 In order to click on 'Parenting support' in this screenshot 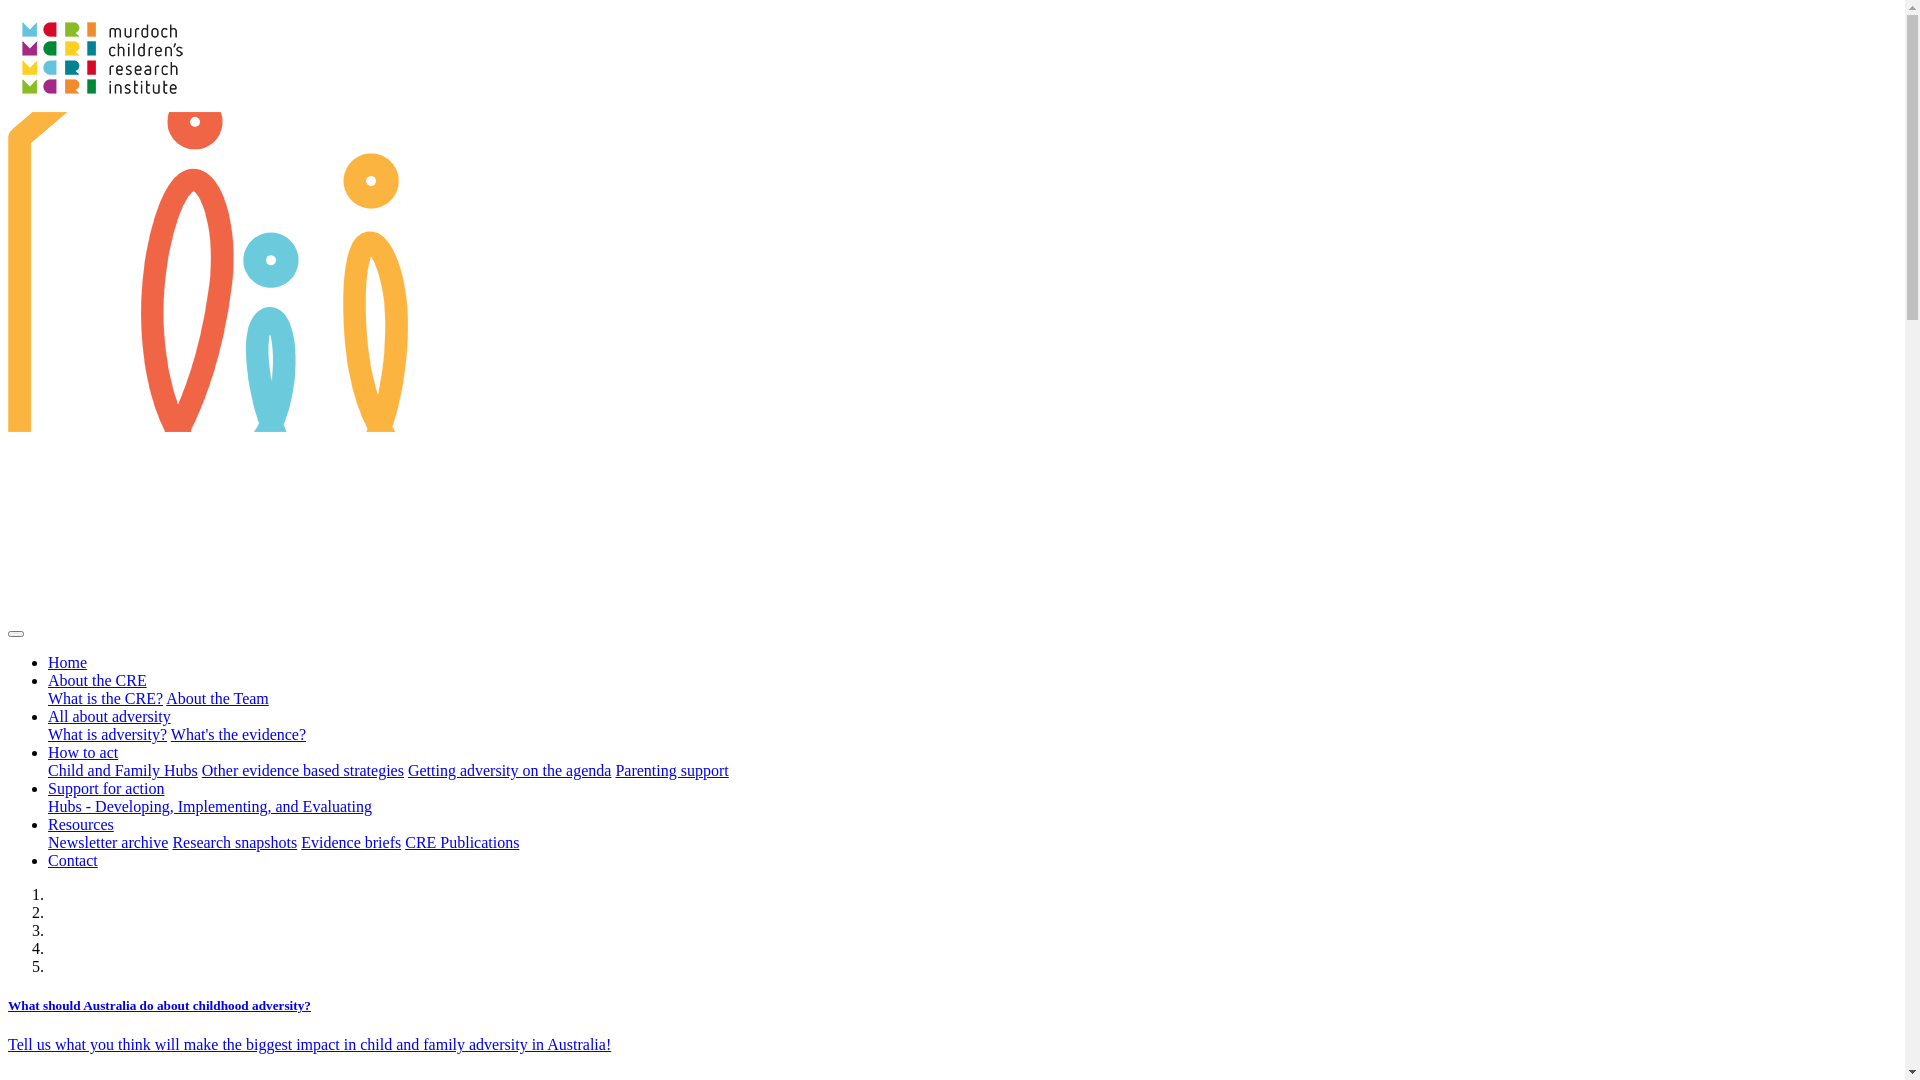, I will do `click(613, 769)`.